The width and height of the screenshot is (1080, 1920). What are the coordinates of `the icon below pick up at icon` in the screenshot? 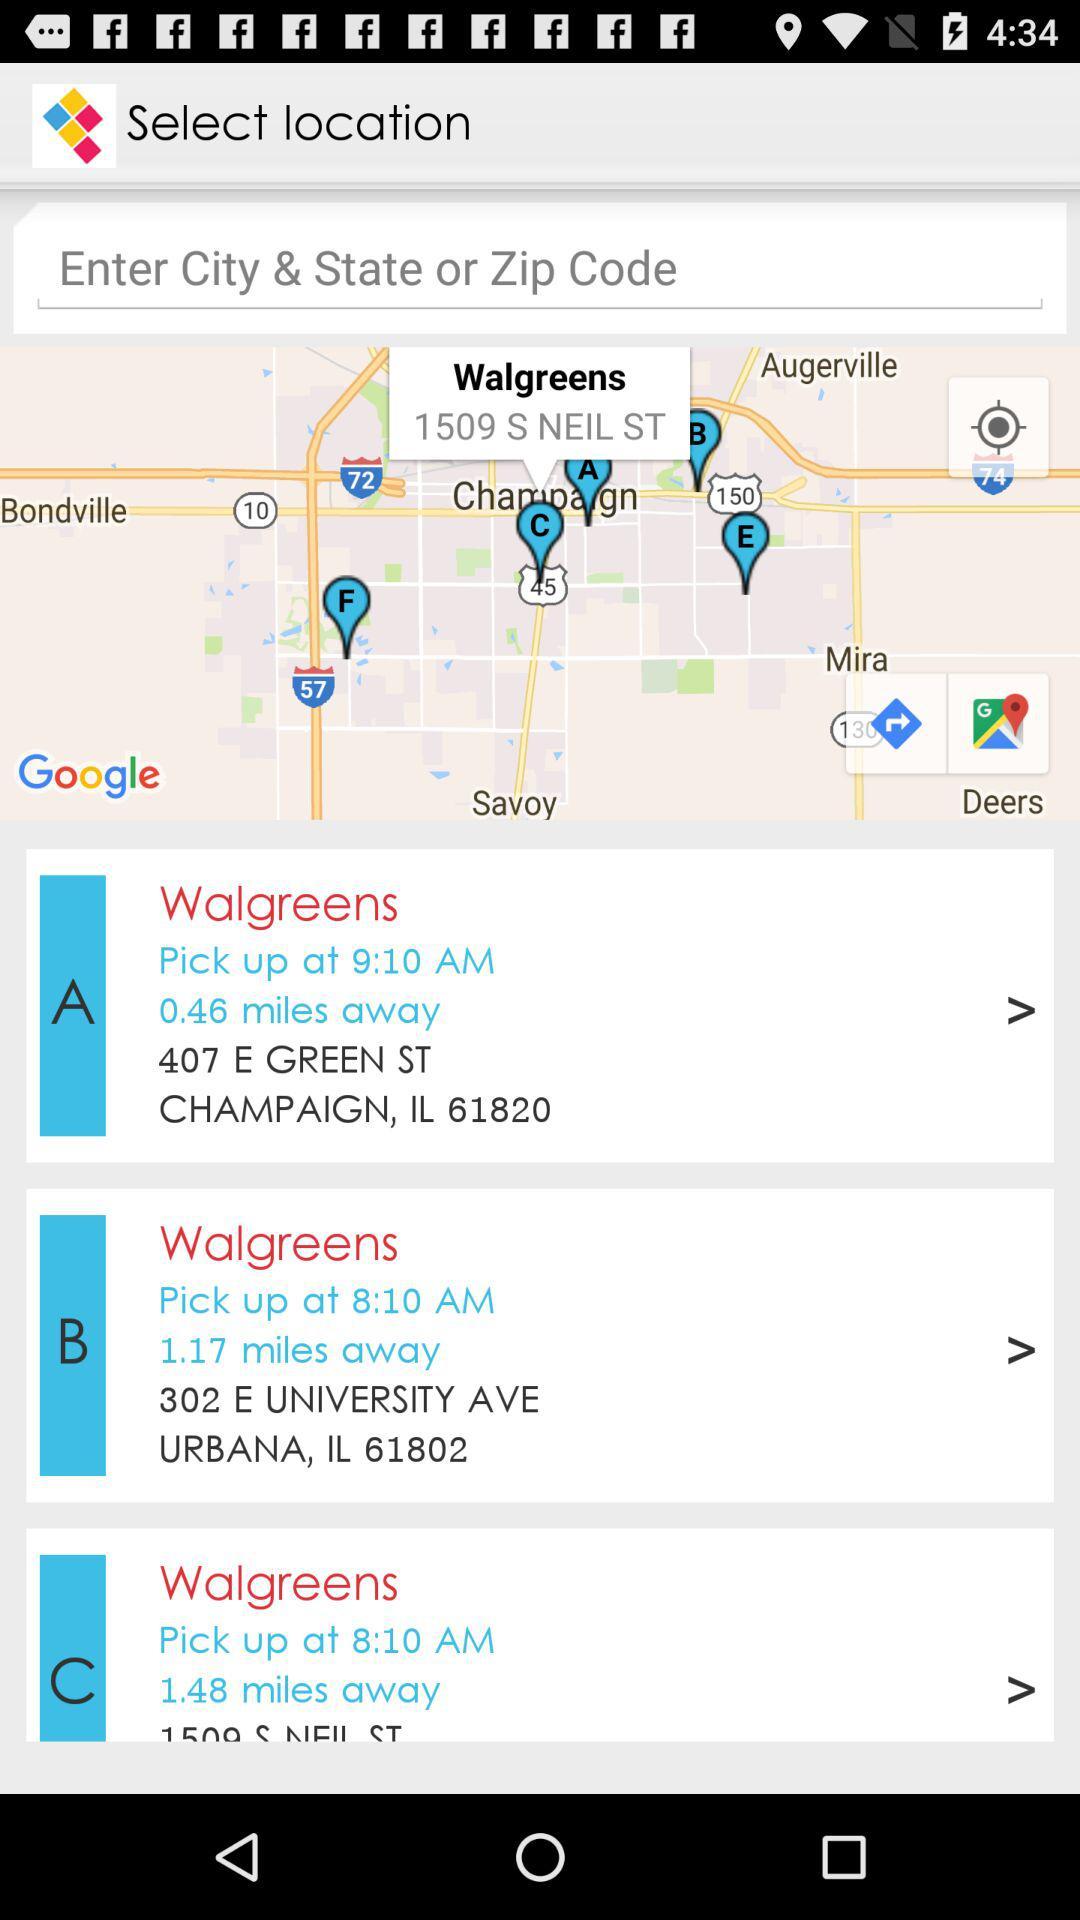 It's located at (299, 1012).